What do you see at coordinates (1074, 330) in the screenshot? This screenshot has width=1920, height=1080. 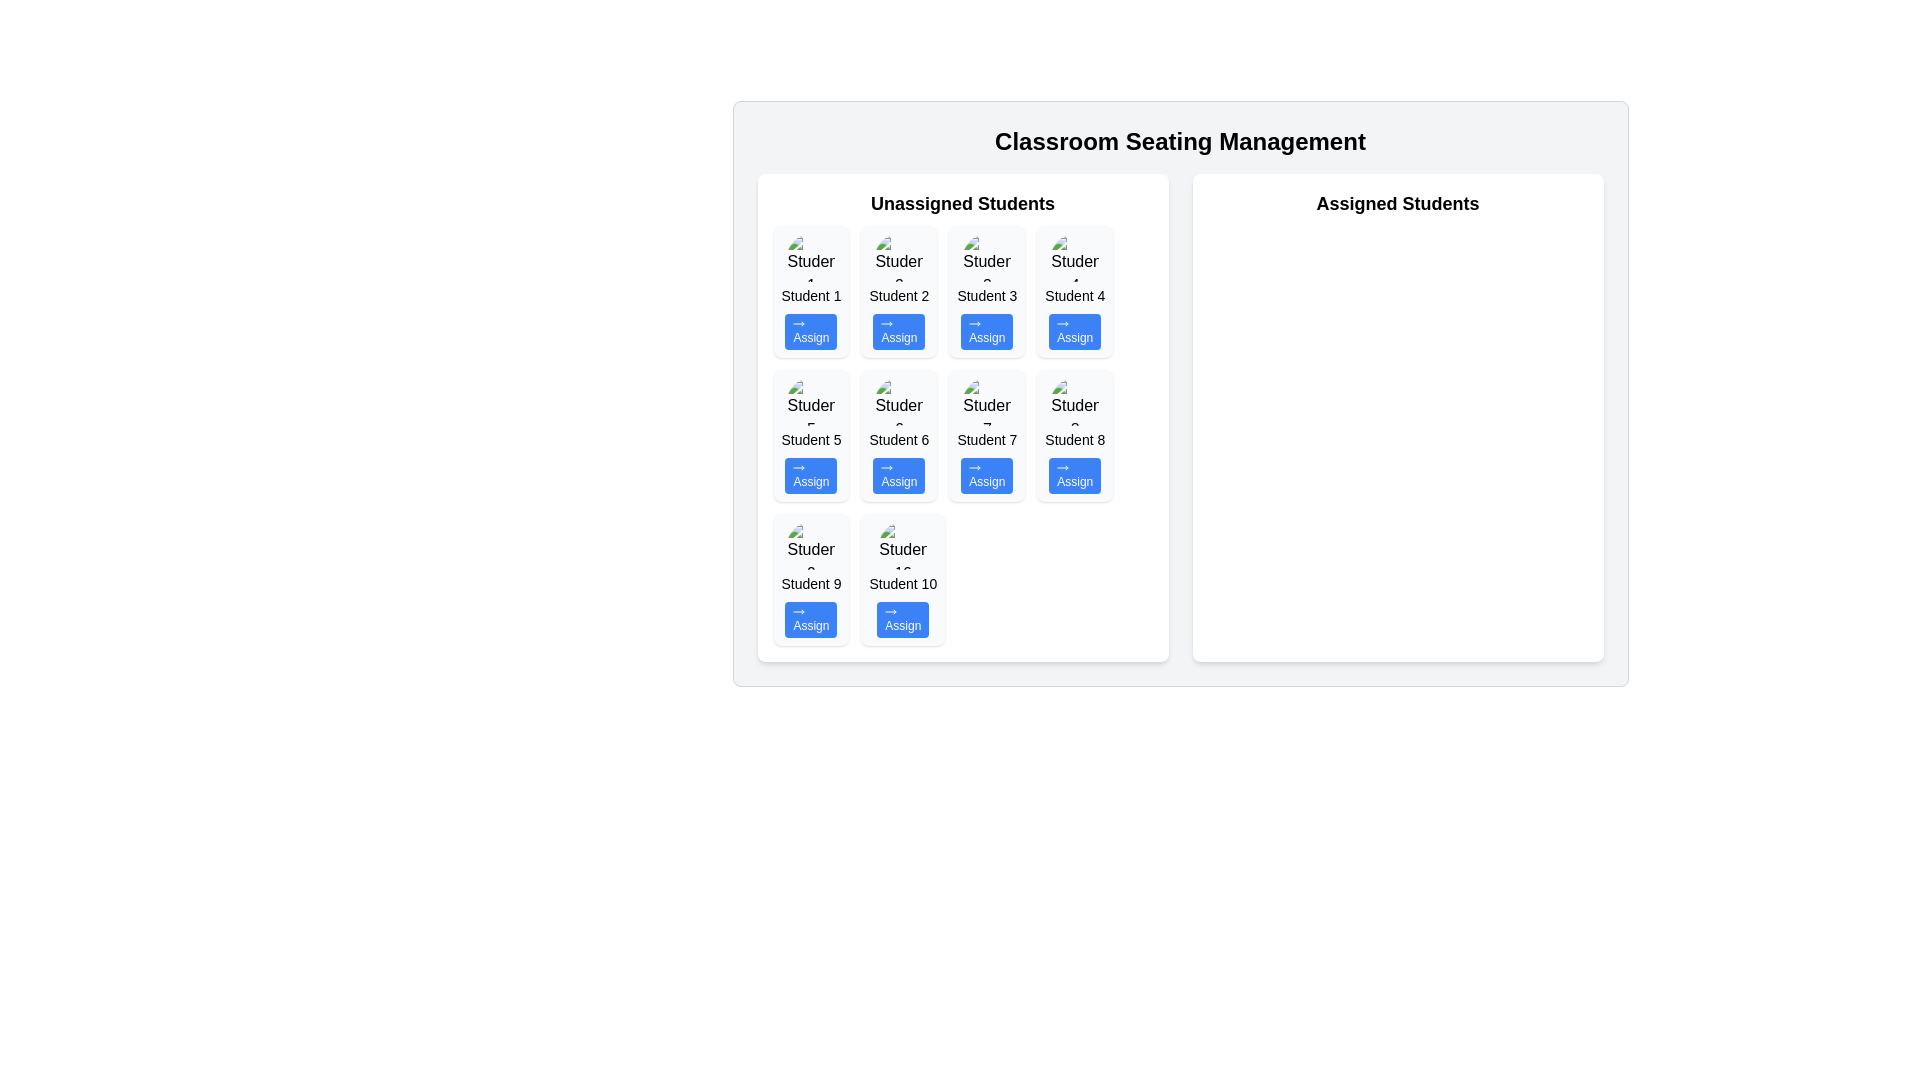 I see `the button located in the 'Student 4' section under 'Unassigned Students'` at bounding box center [1074, 330].